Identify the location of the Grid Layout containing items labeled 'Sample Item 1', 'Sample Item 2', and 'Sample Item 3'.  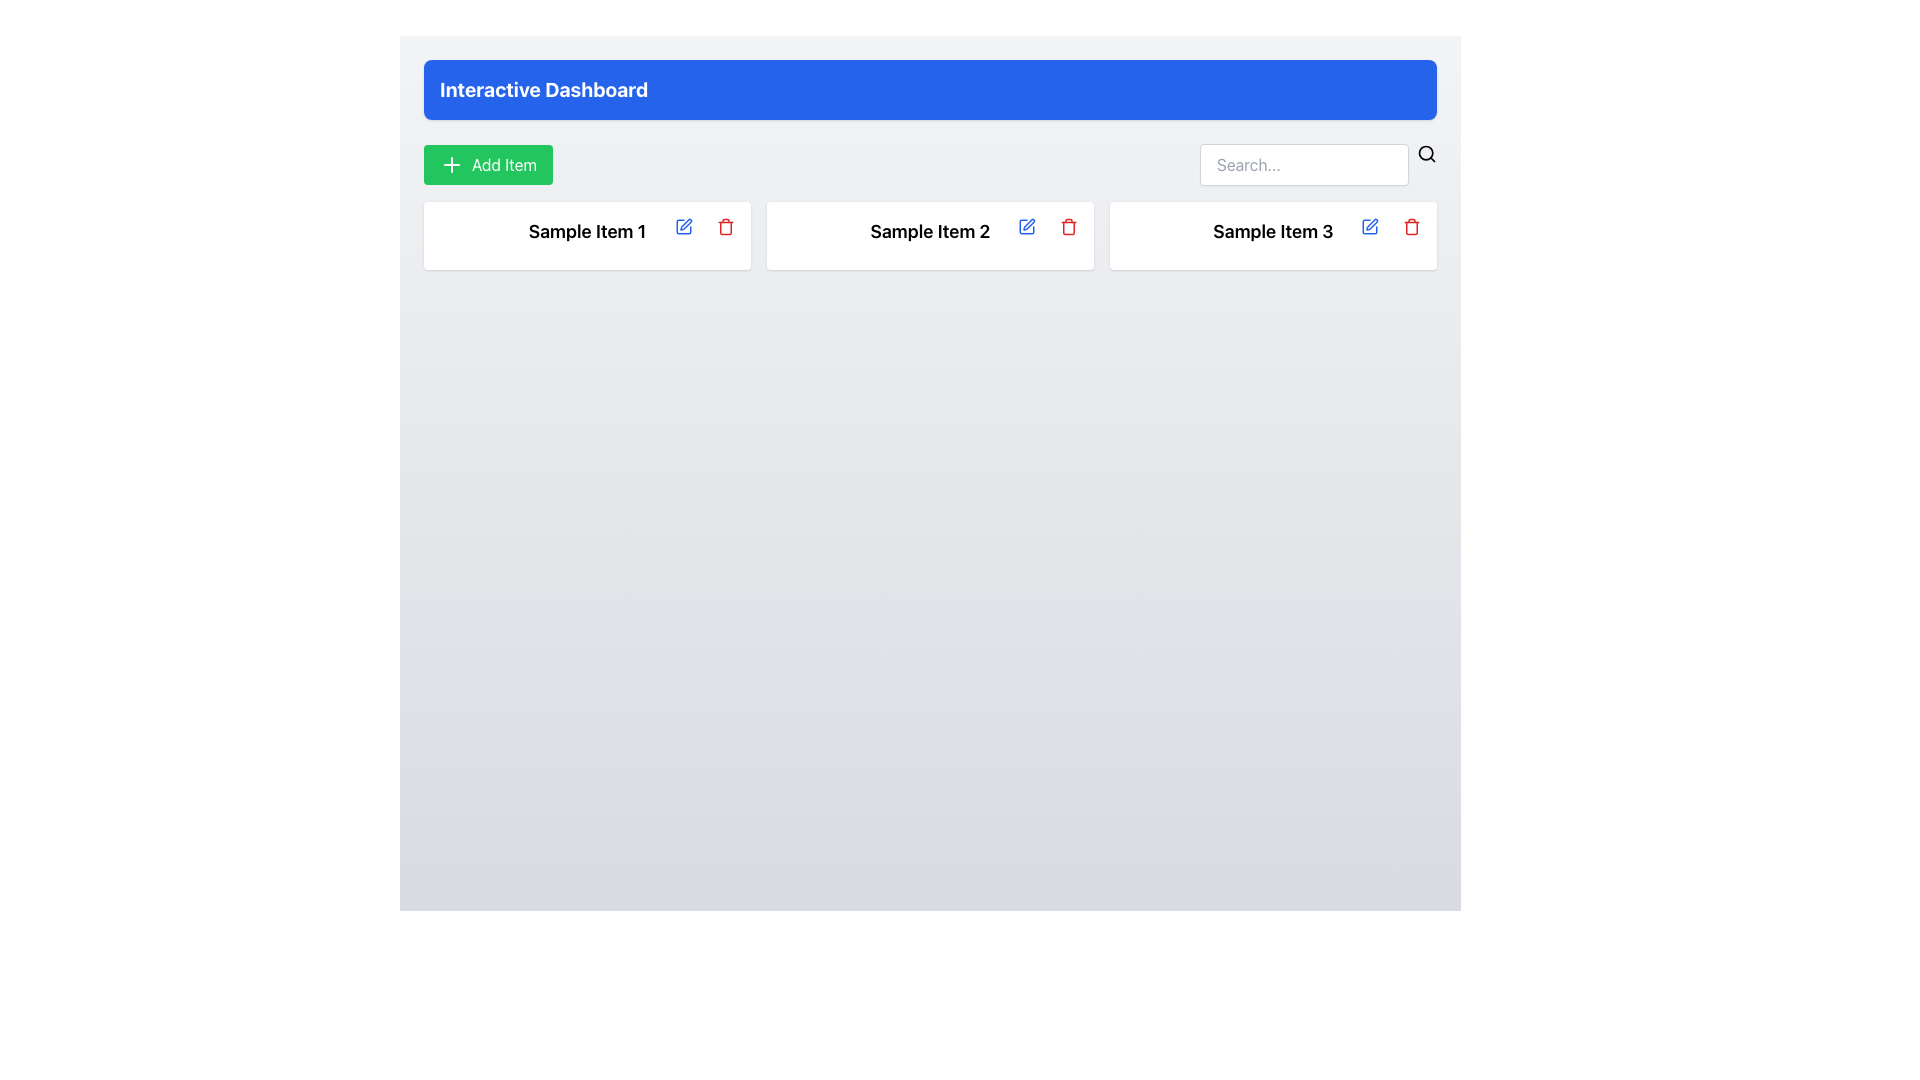
(929, 234).